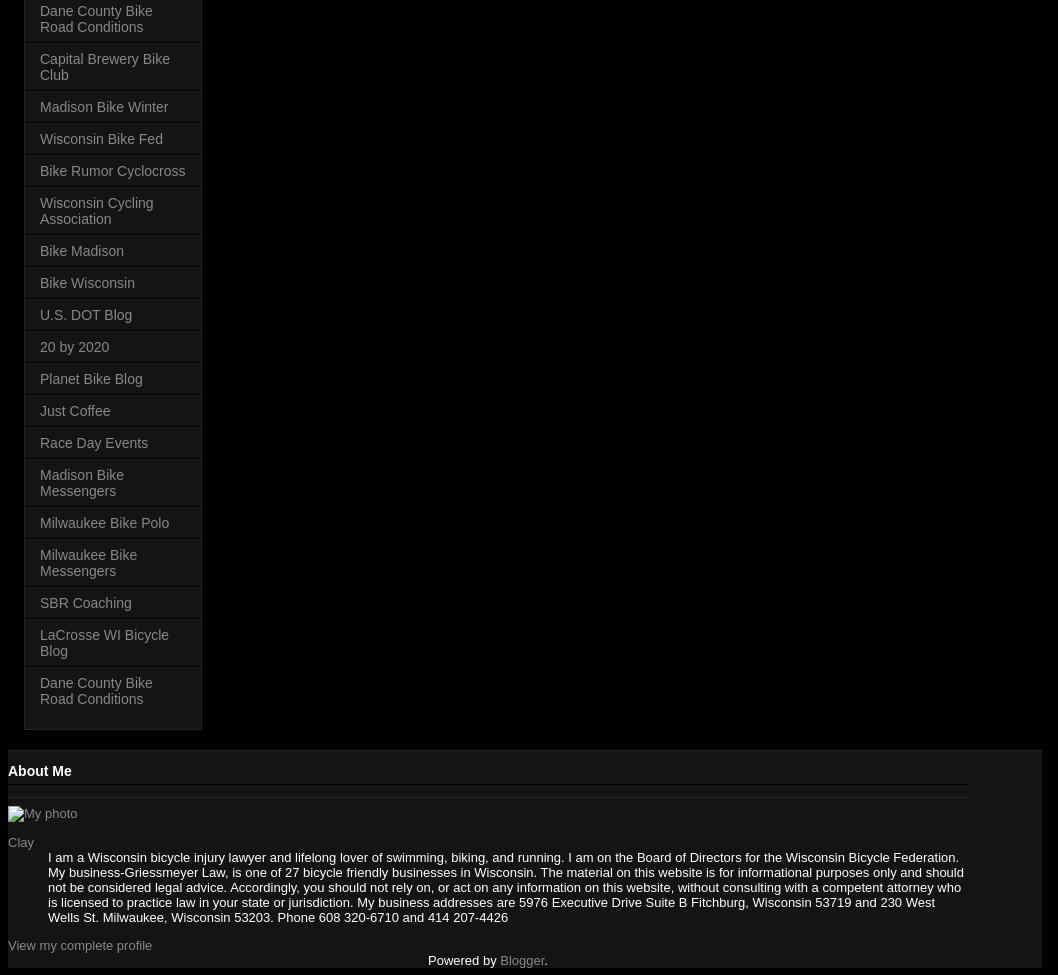 The height and width of the screenshot is (975, 1058). I want to click on 'Race Day Events', so click(39, 441).